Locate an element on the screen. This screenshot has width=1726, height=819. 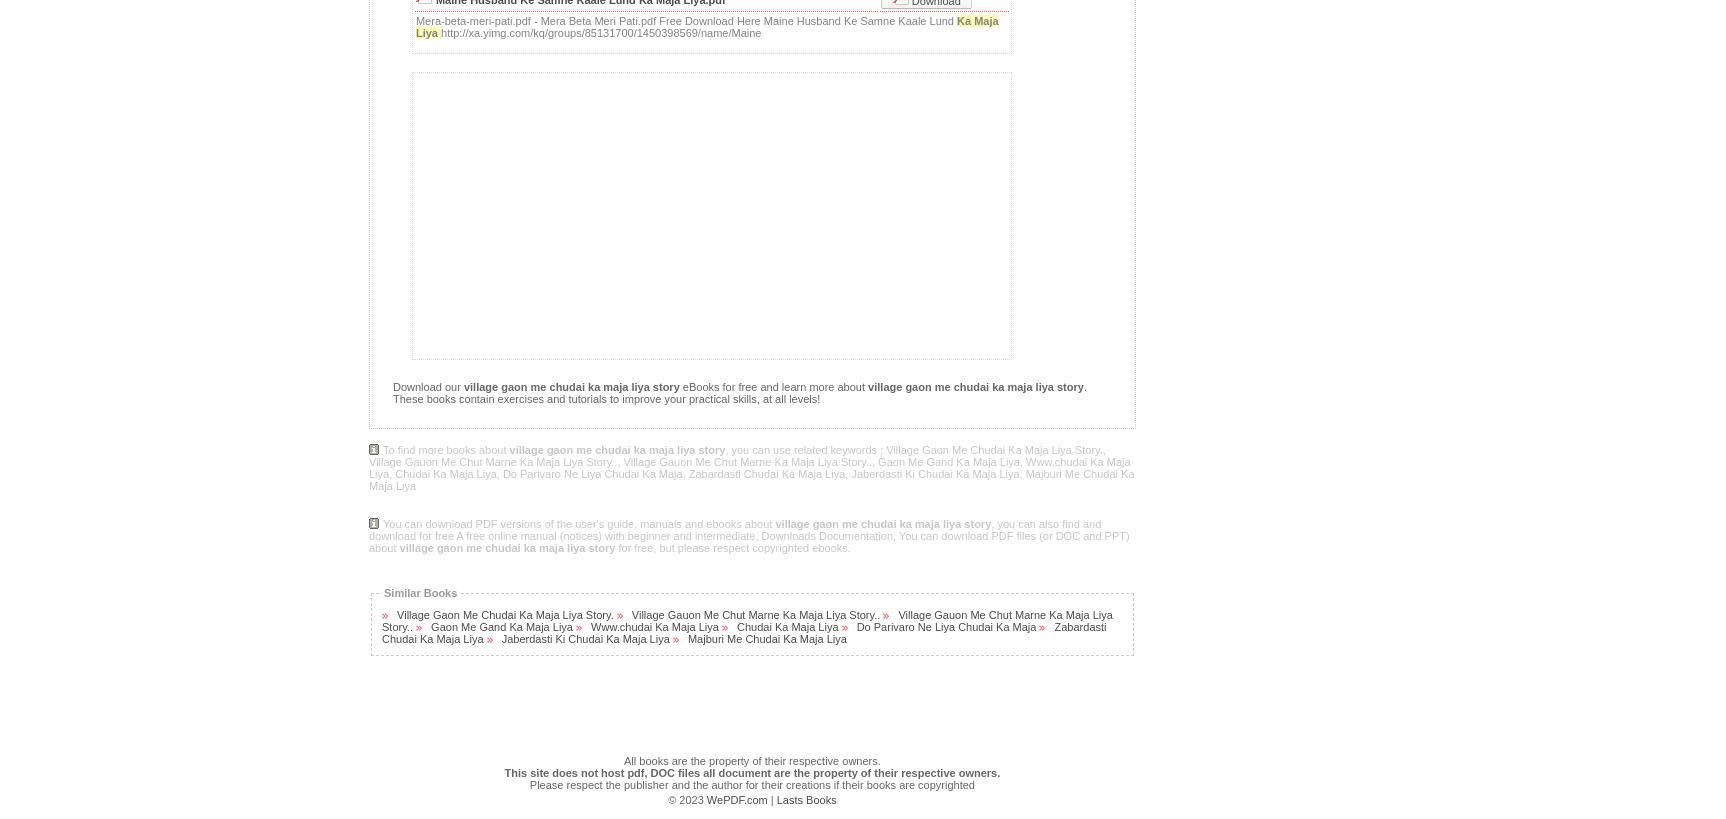
', you can use related keywords : Village Gaon Me Chudai Ka Maja Liya Story., Village Gauon Me Chut Marne Ka Maja Liya Story.., Village Gauon Me Chut Marne Ka Maja Liya Story.., Gaon Me Gand Ka Maja Liya, Www.chudai Ka Maja Liya, Chudai Ka Maja Liya, Do Parivaro Ne Liya Chudai Ka Maja, Zabardasti Chudai Ka Maja Liya, Jaberdasti Ki Chudai Ka Maja Liya, Majburi Me Chudai Ka Maja Liya' is located at coordinates (751, 467).